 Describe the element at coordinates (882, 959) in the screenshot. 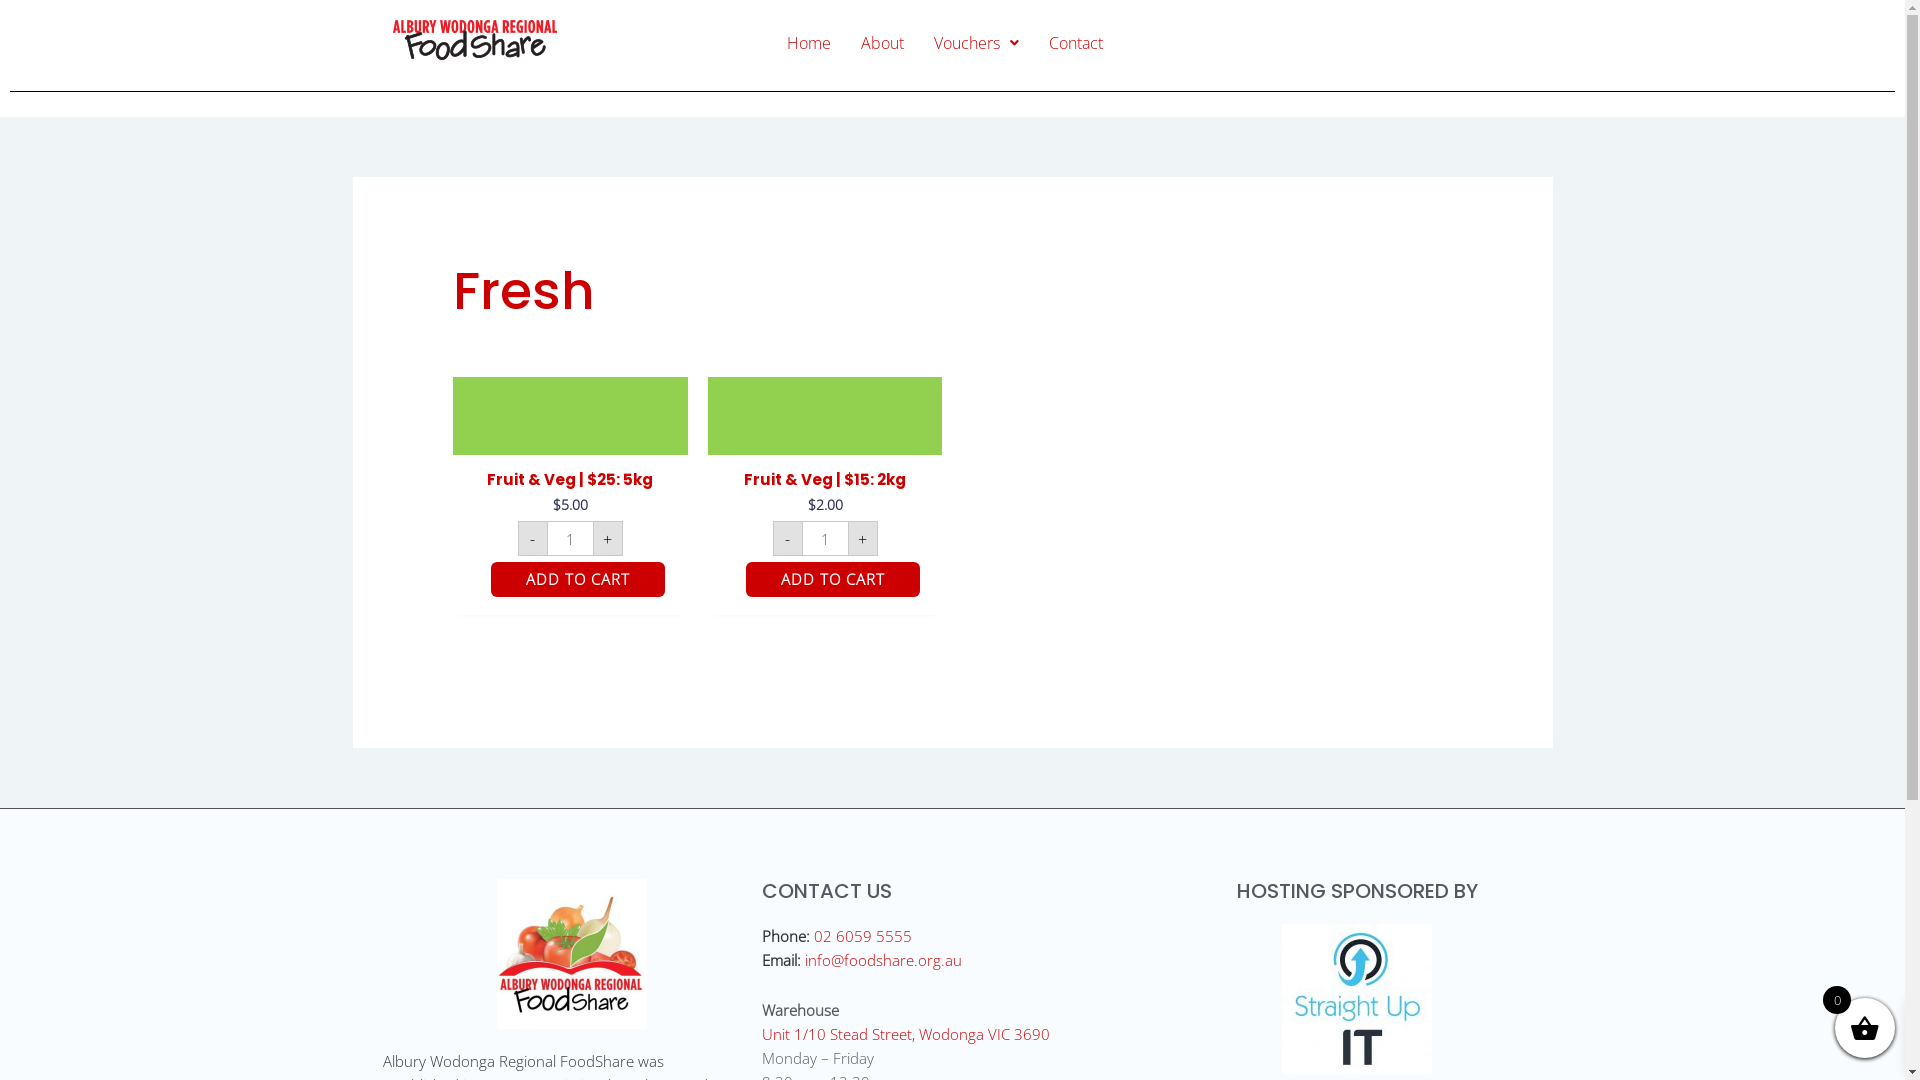

I see `'info@foodshare.org.au'` at that location.